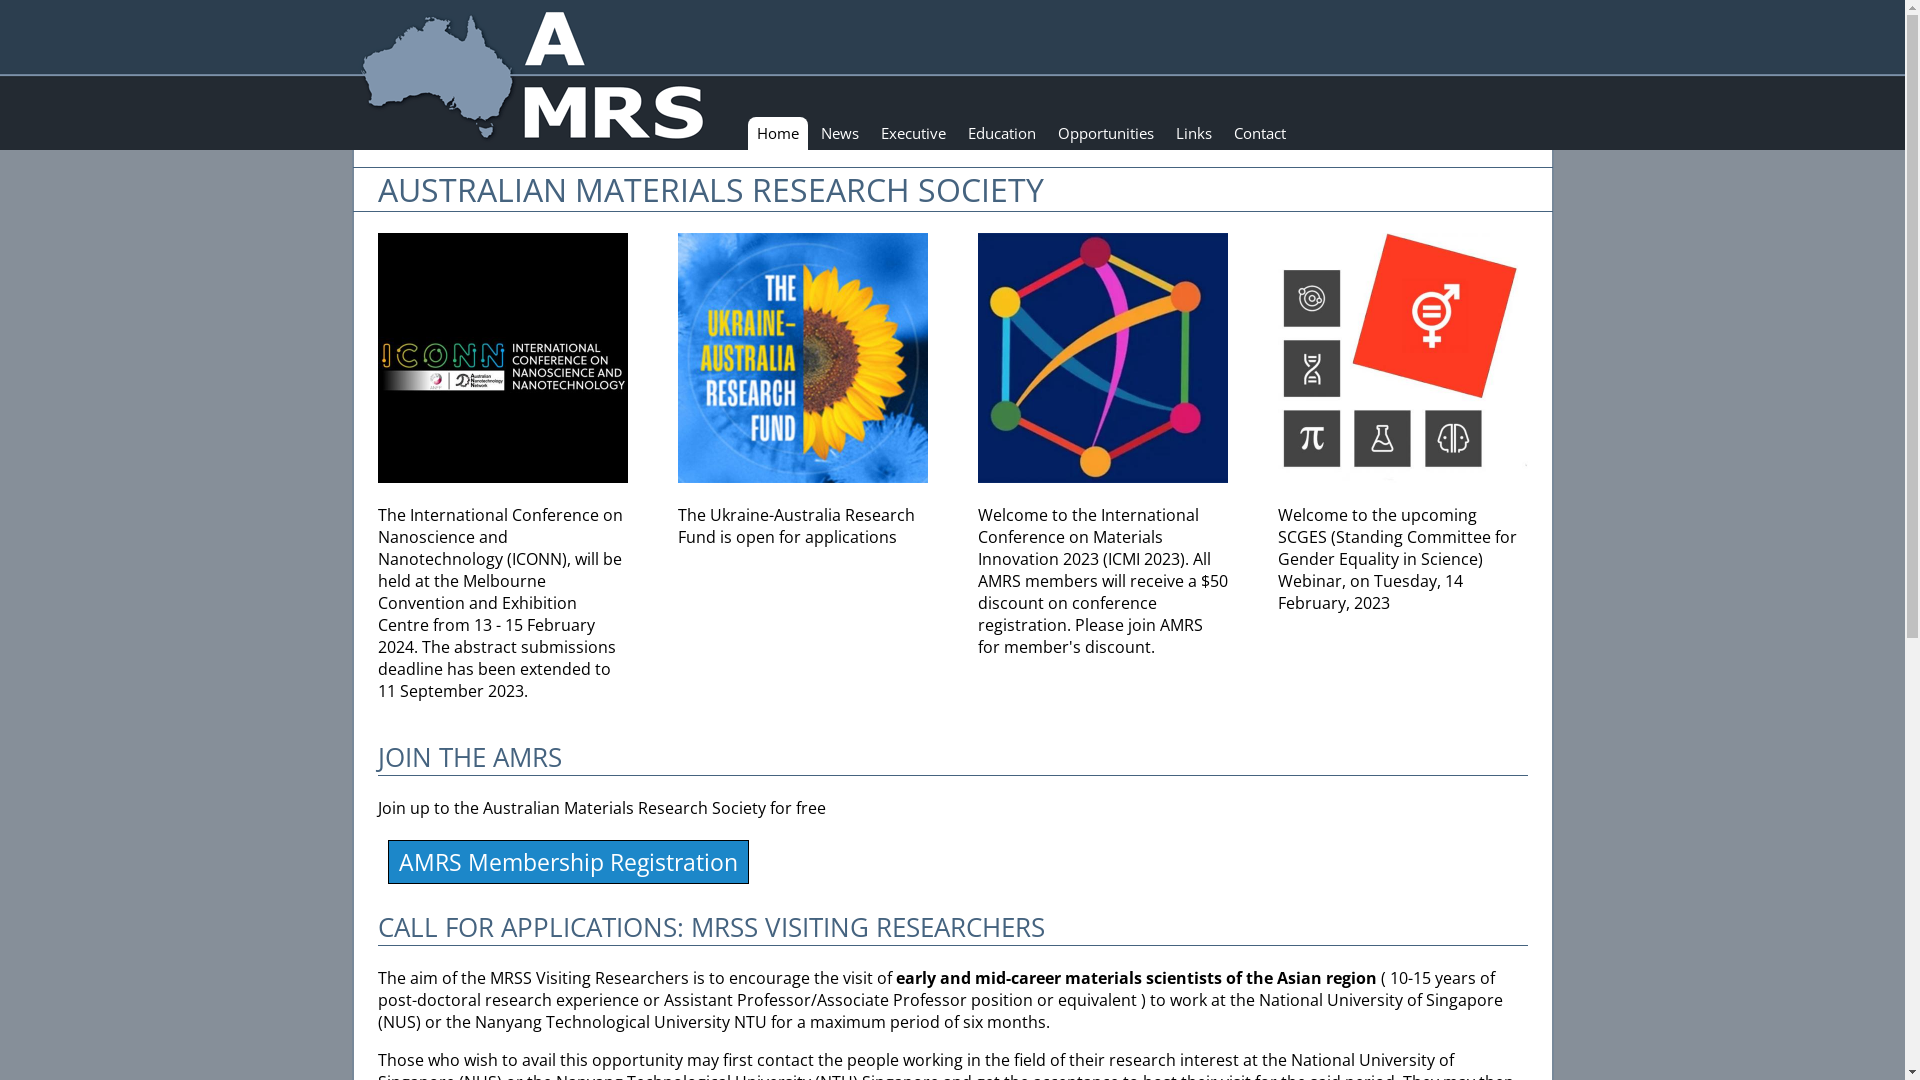 The image size is (1920, 1080). What do you see at coordinates (1103, 133) in the screenshot?
I see `'Opportunities'` at bounding box center [1103, 133].